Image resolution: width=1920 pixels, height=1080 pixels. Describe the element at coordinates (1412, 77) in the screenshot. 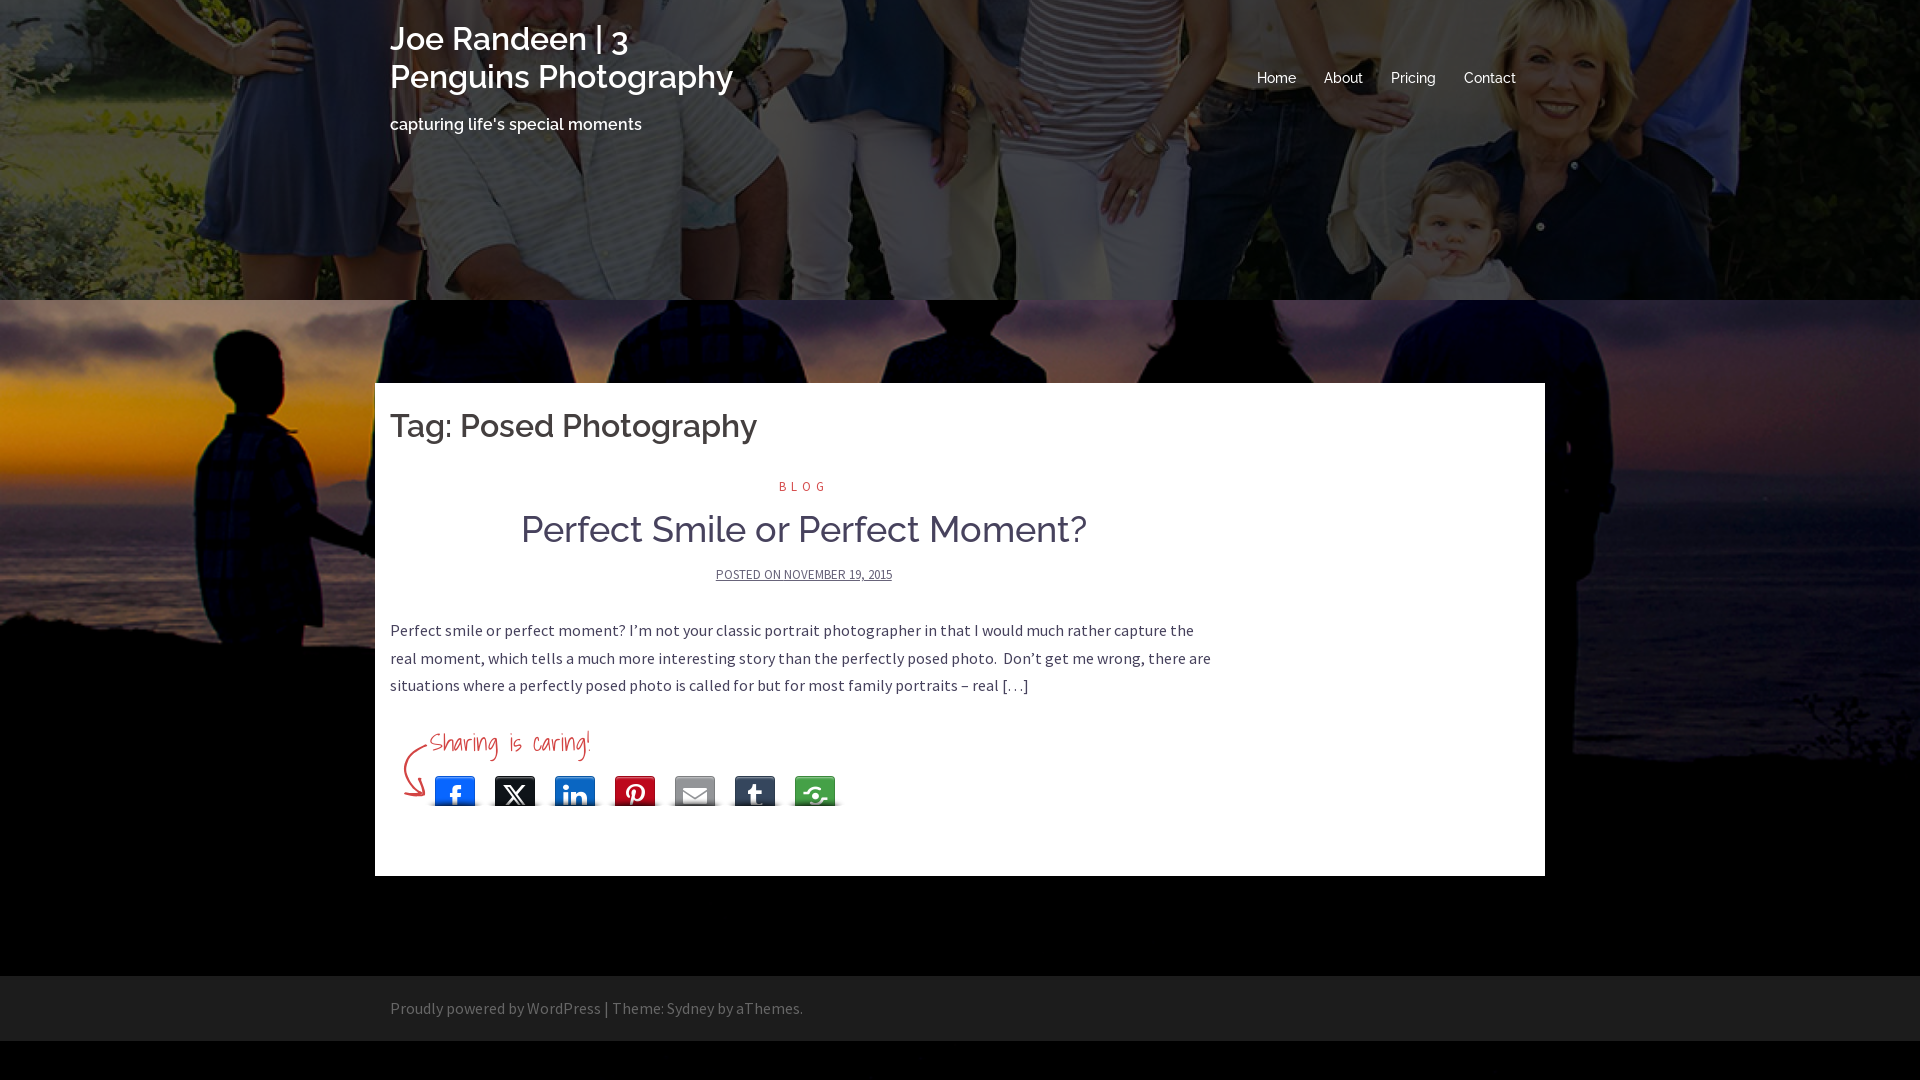

I see `'Pricing'` at that location.